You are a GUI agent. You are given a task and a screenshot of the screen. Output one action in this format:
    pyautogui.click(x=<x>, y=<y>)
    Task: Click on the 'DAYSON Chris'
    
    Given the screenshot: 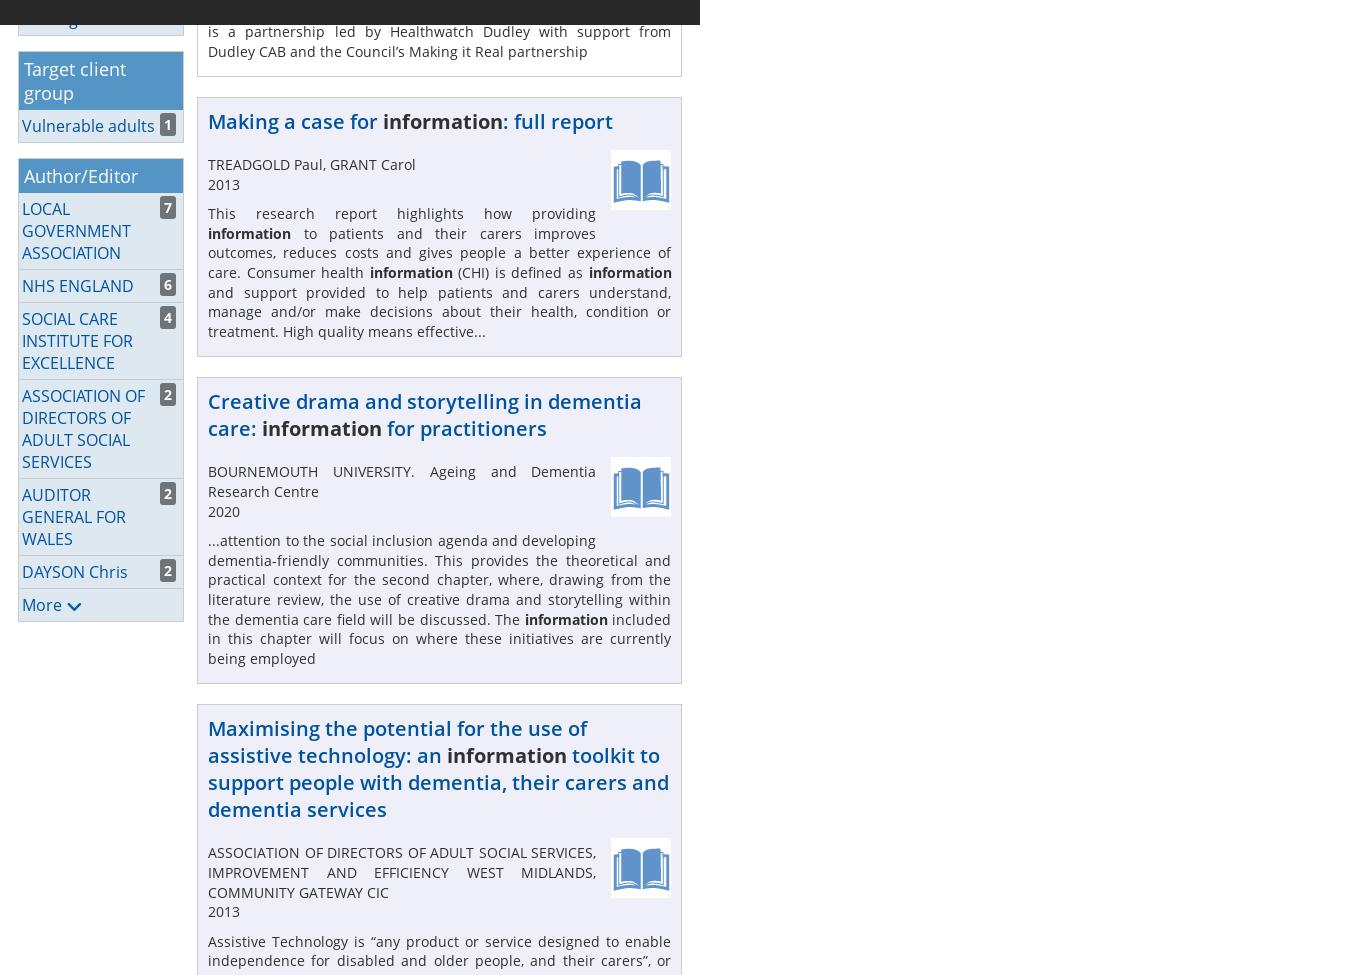 What is the action you would take?
    pyautogui.click(x=73, y=569)
    